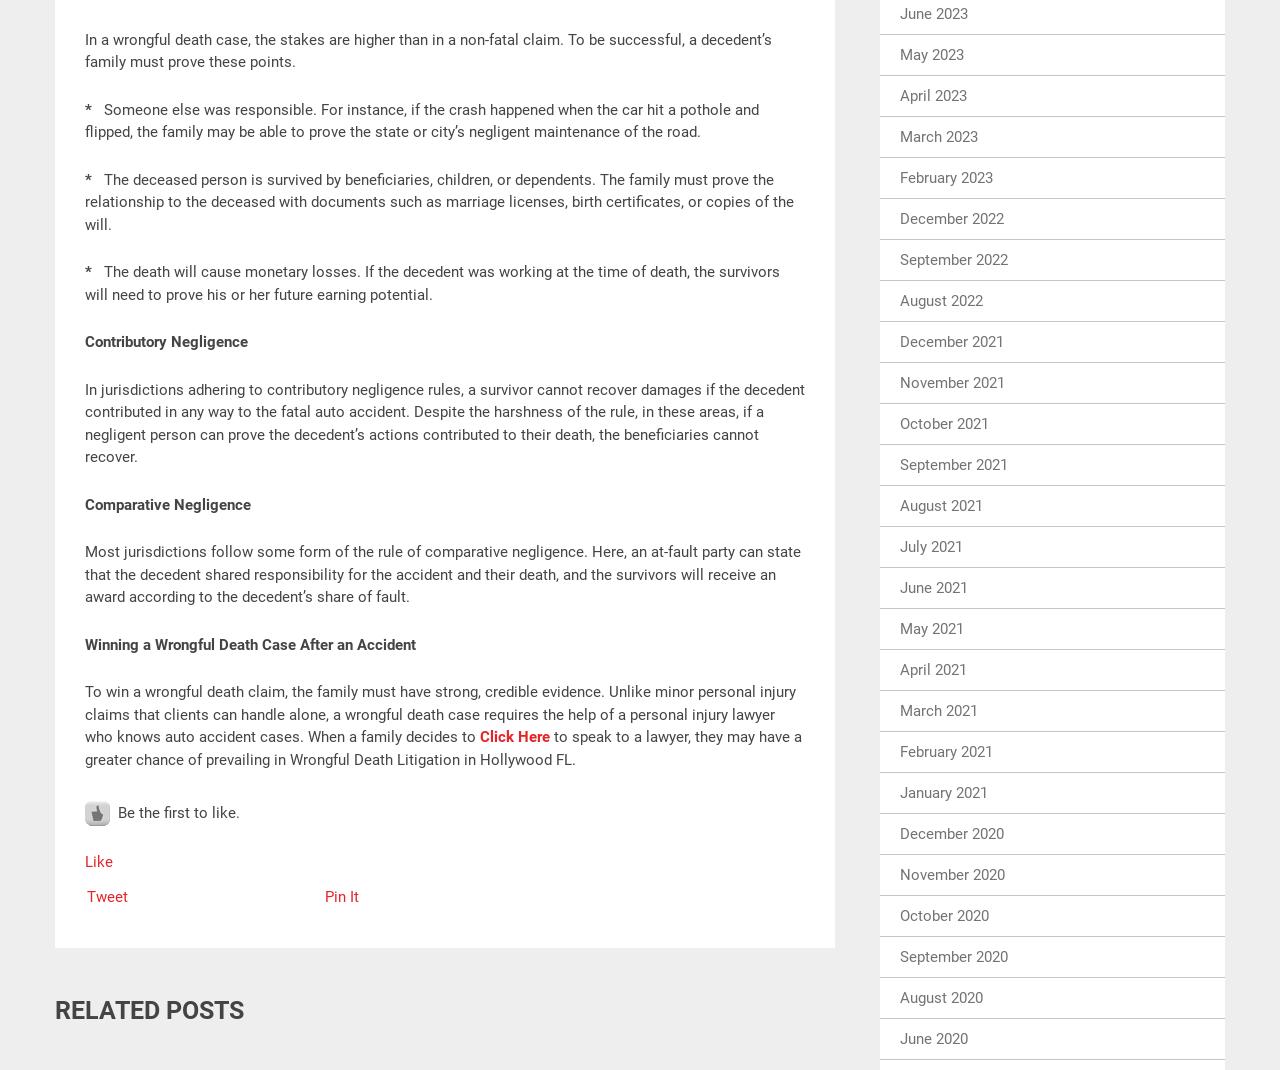 The width and height of the screenshot is (1280, 1070). I want to click on 'April 2021', so click(898, 668).